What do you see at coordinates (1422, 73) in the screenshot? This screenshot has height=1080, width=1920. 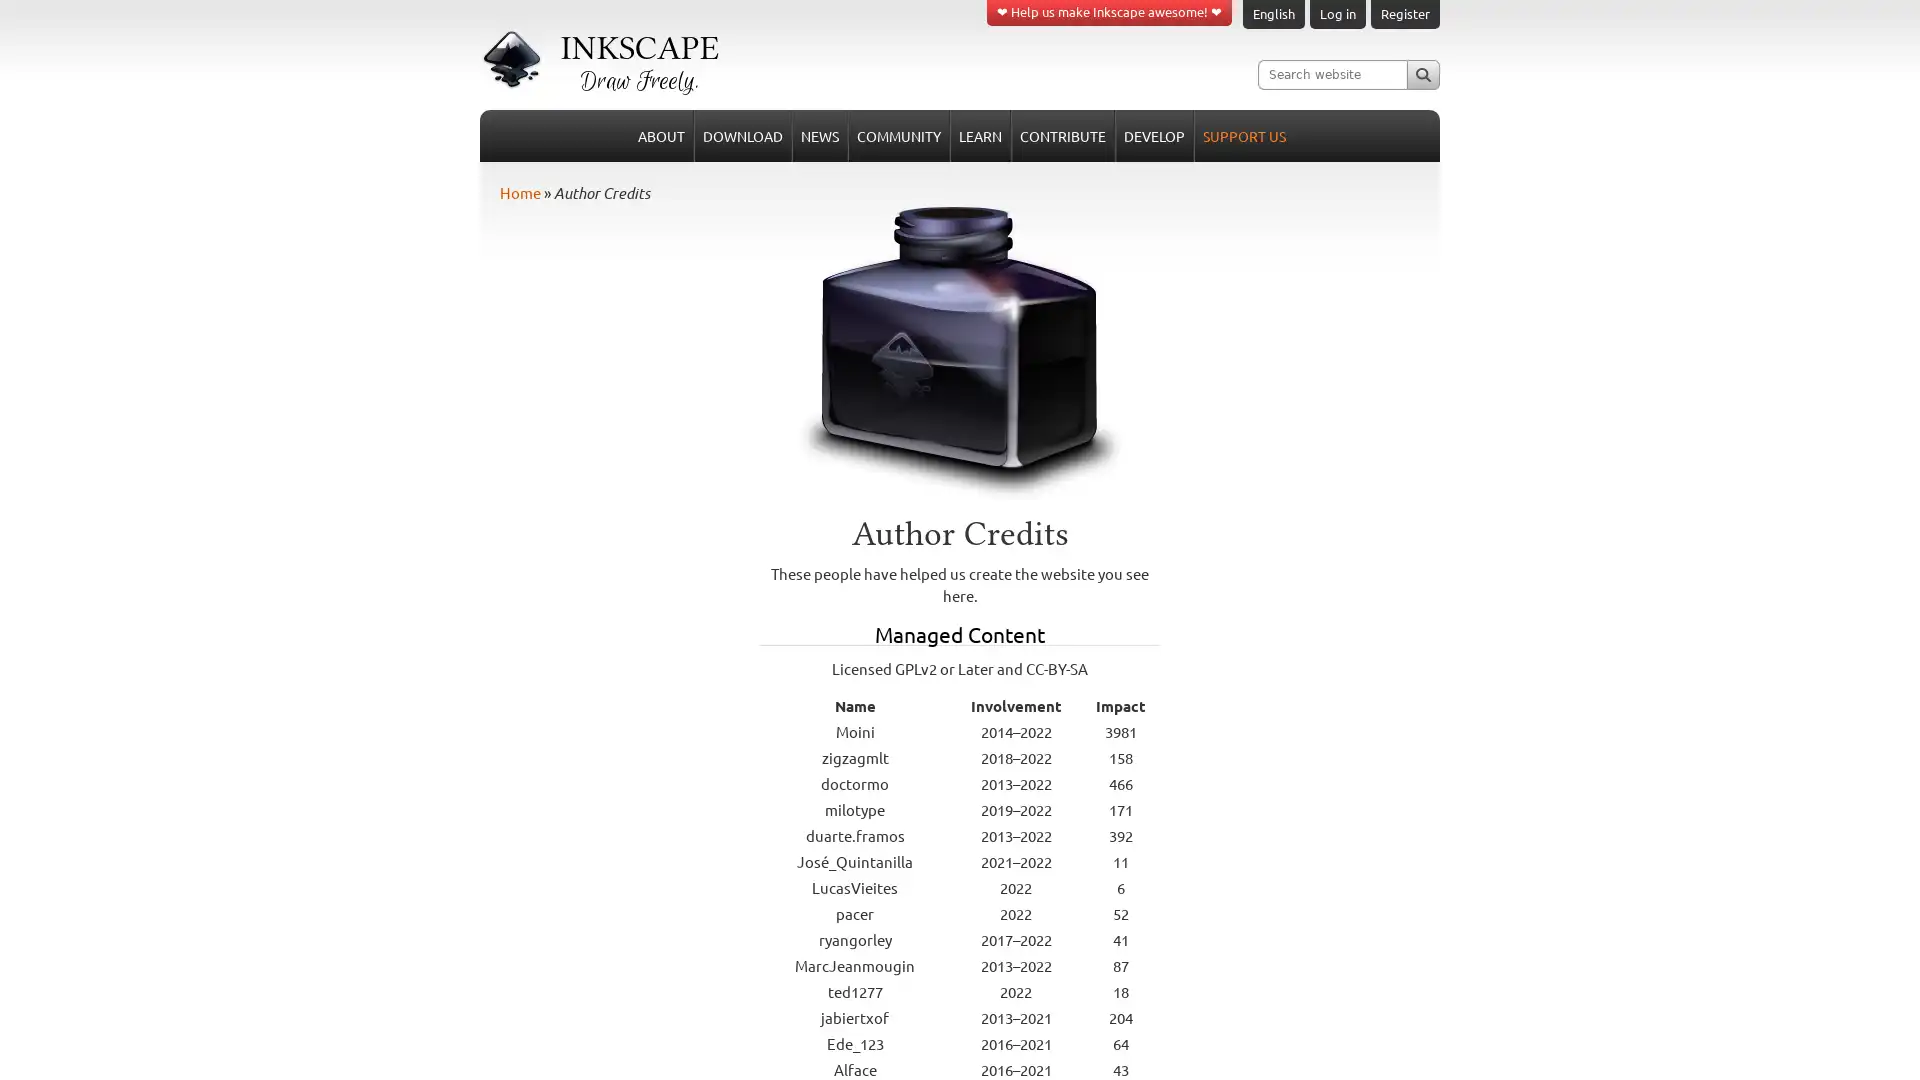 I see `Search` at bounding box center [1422, 73].